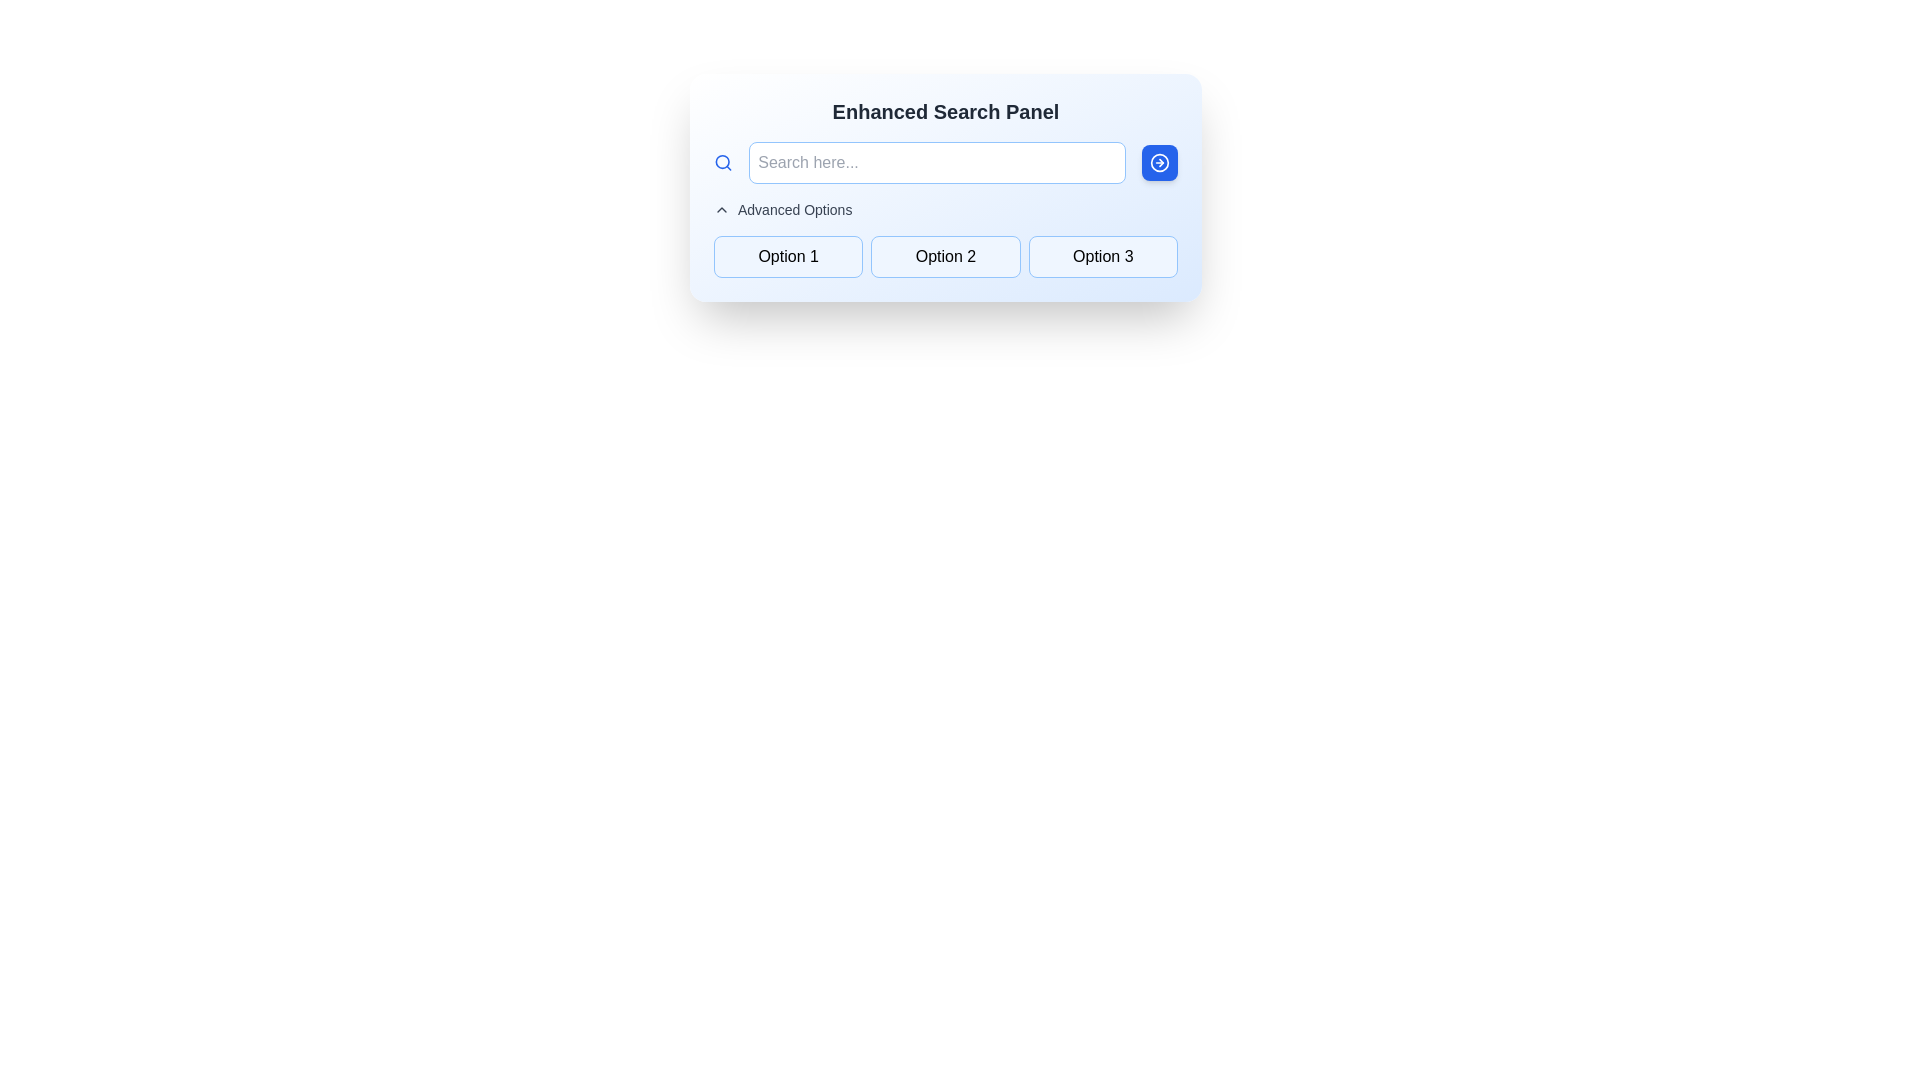 Image resolution: width=1920 pixels, height=1080 pixels. What do you see at coordinates (782, 209) in the screenshot?
I see `the toggle button for revealing or condensing advanced search options in the Enhanced Search Panel` at bounding box center [782, 209].